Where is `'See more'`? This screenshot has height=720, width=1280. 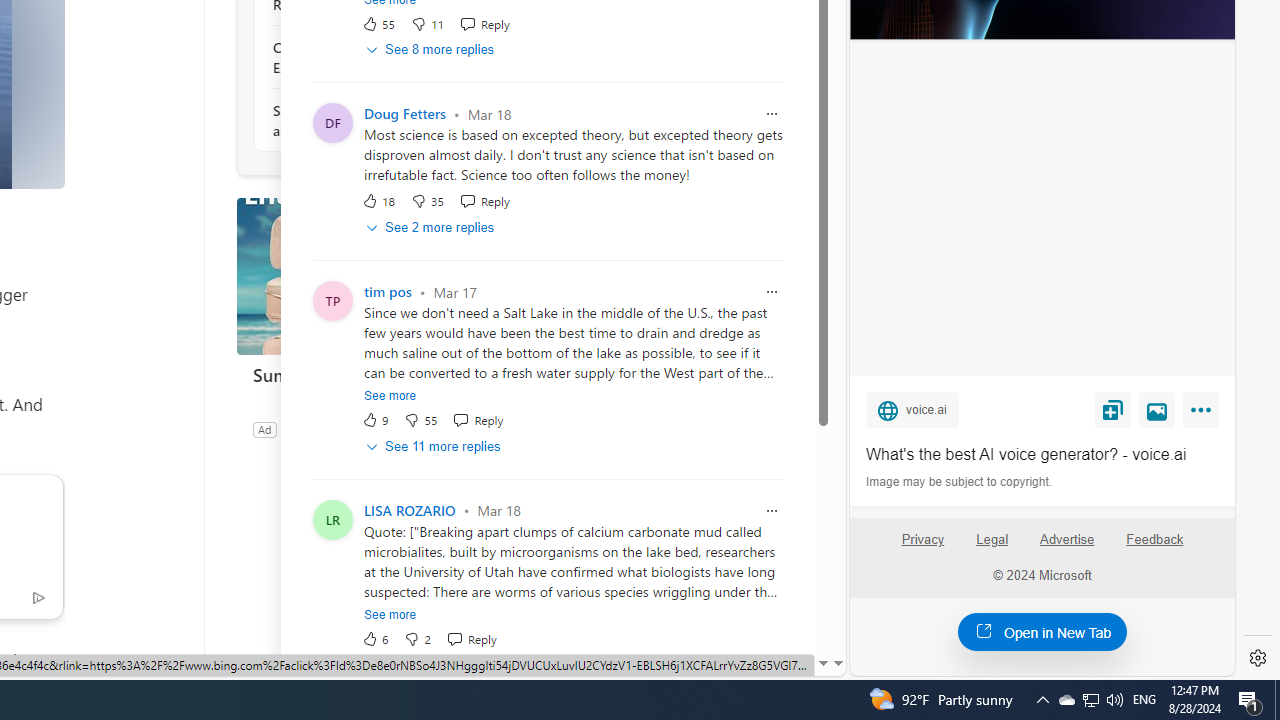
'See more' is located at coordinates (390, 613).